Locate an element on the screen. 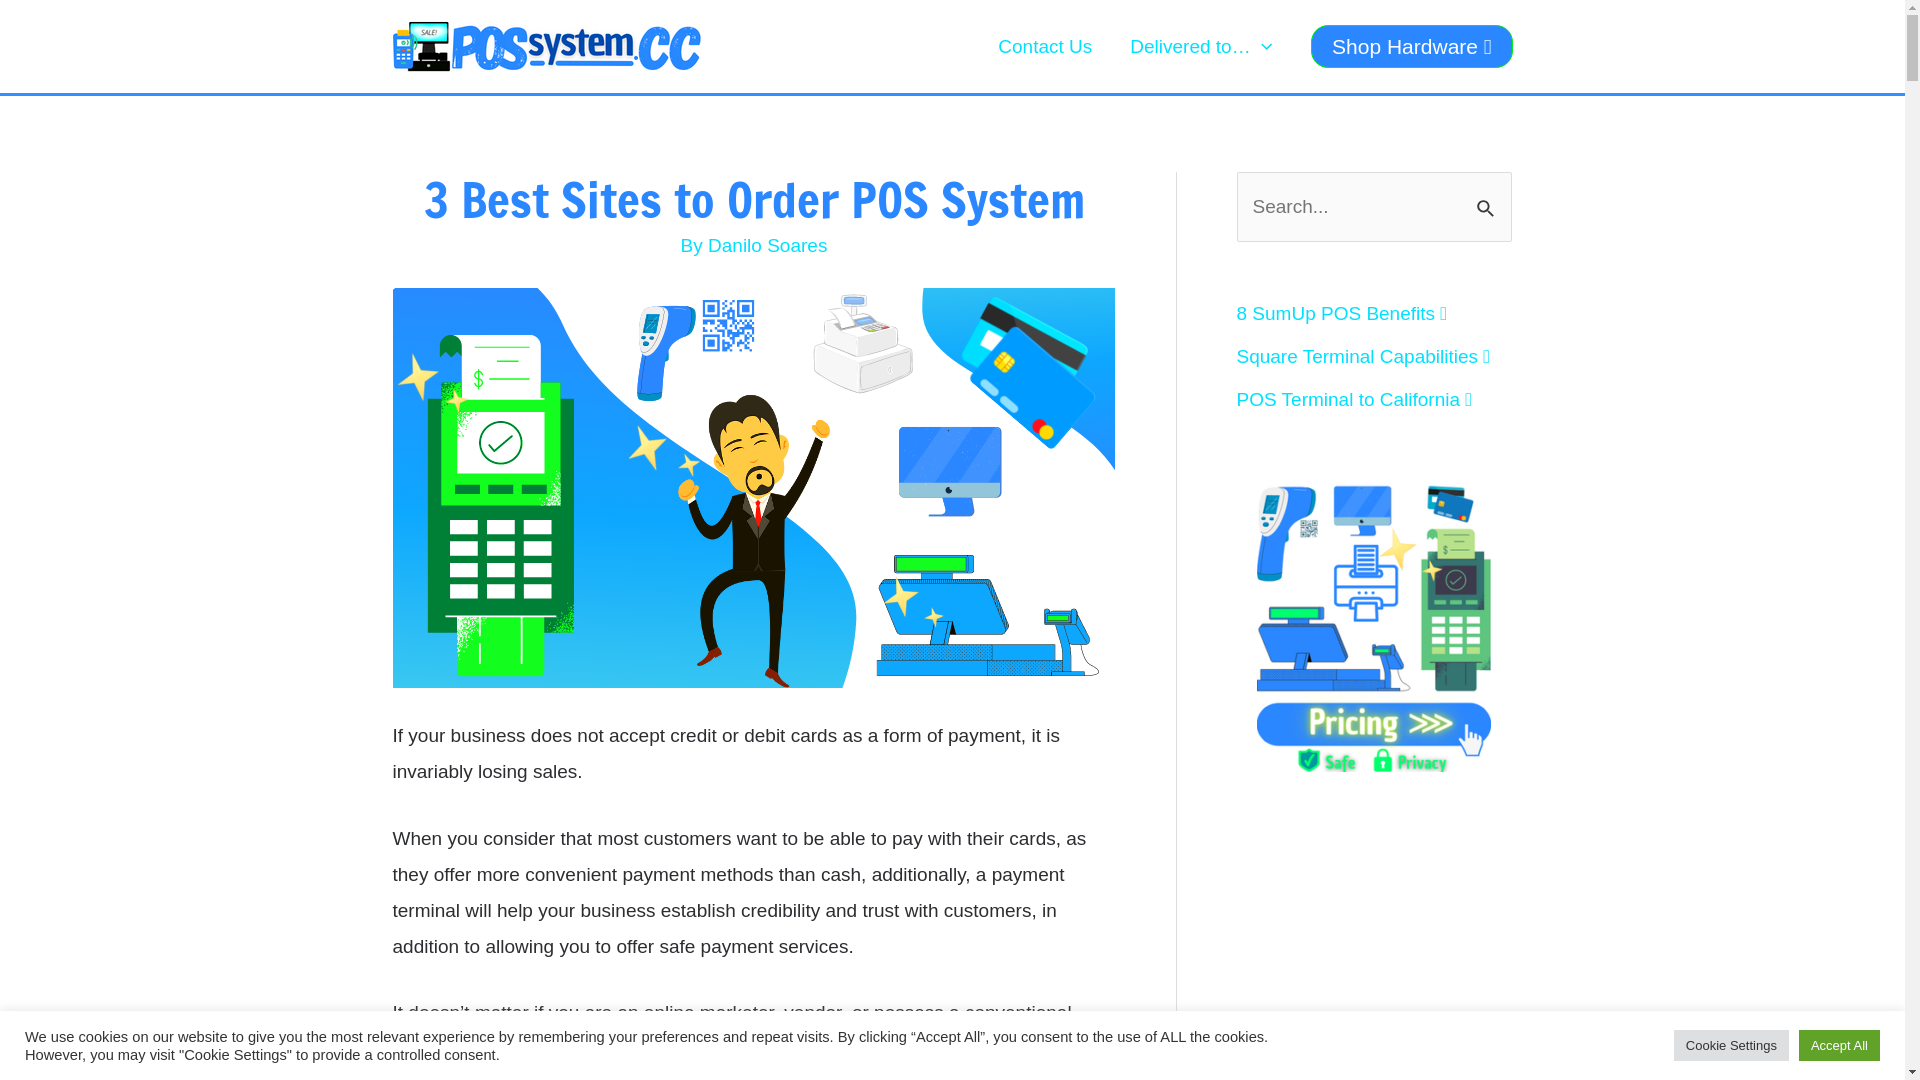  'Contact Us' is located at coordinates (979, 45).